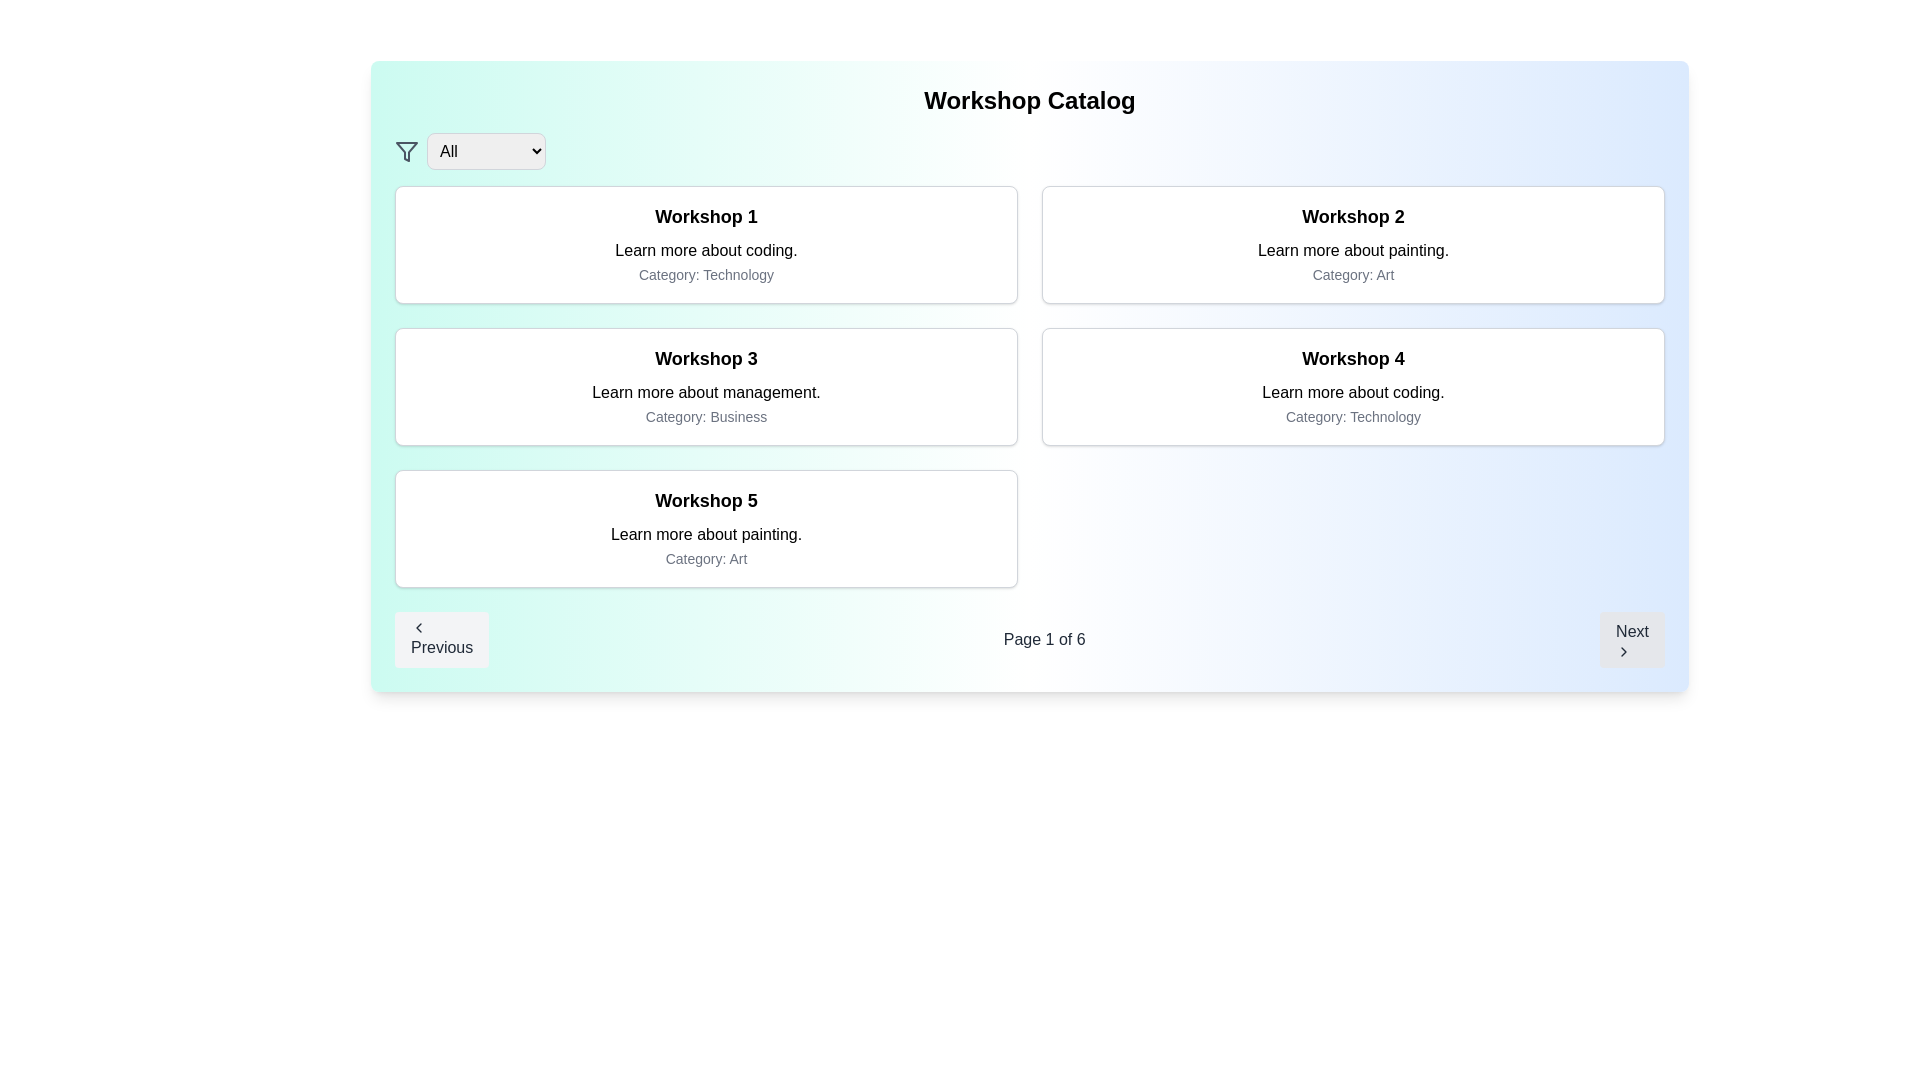  I want to click on current page information displayed in the middle text area of the Pagination navigation component, which shows 'Page 1 of 6', so click(1030, 640).